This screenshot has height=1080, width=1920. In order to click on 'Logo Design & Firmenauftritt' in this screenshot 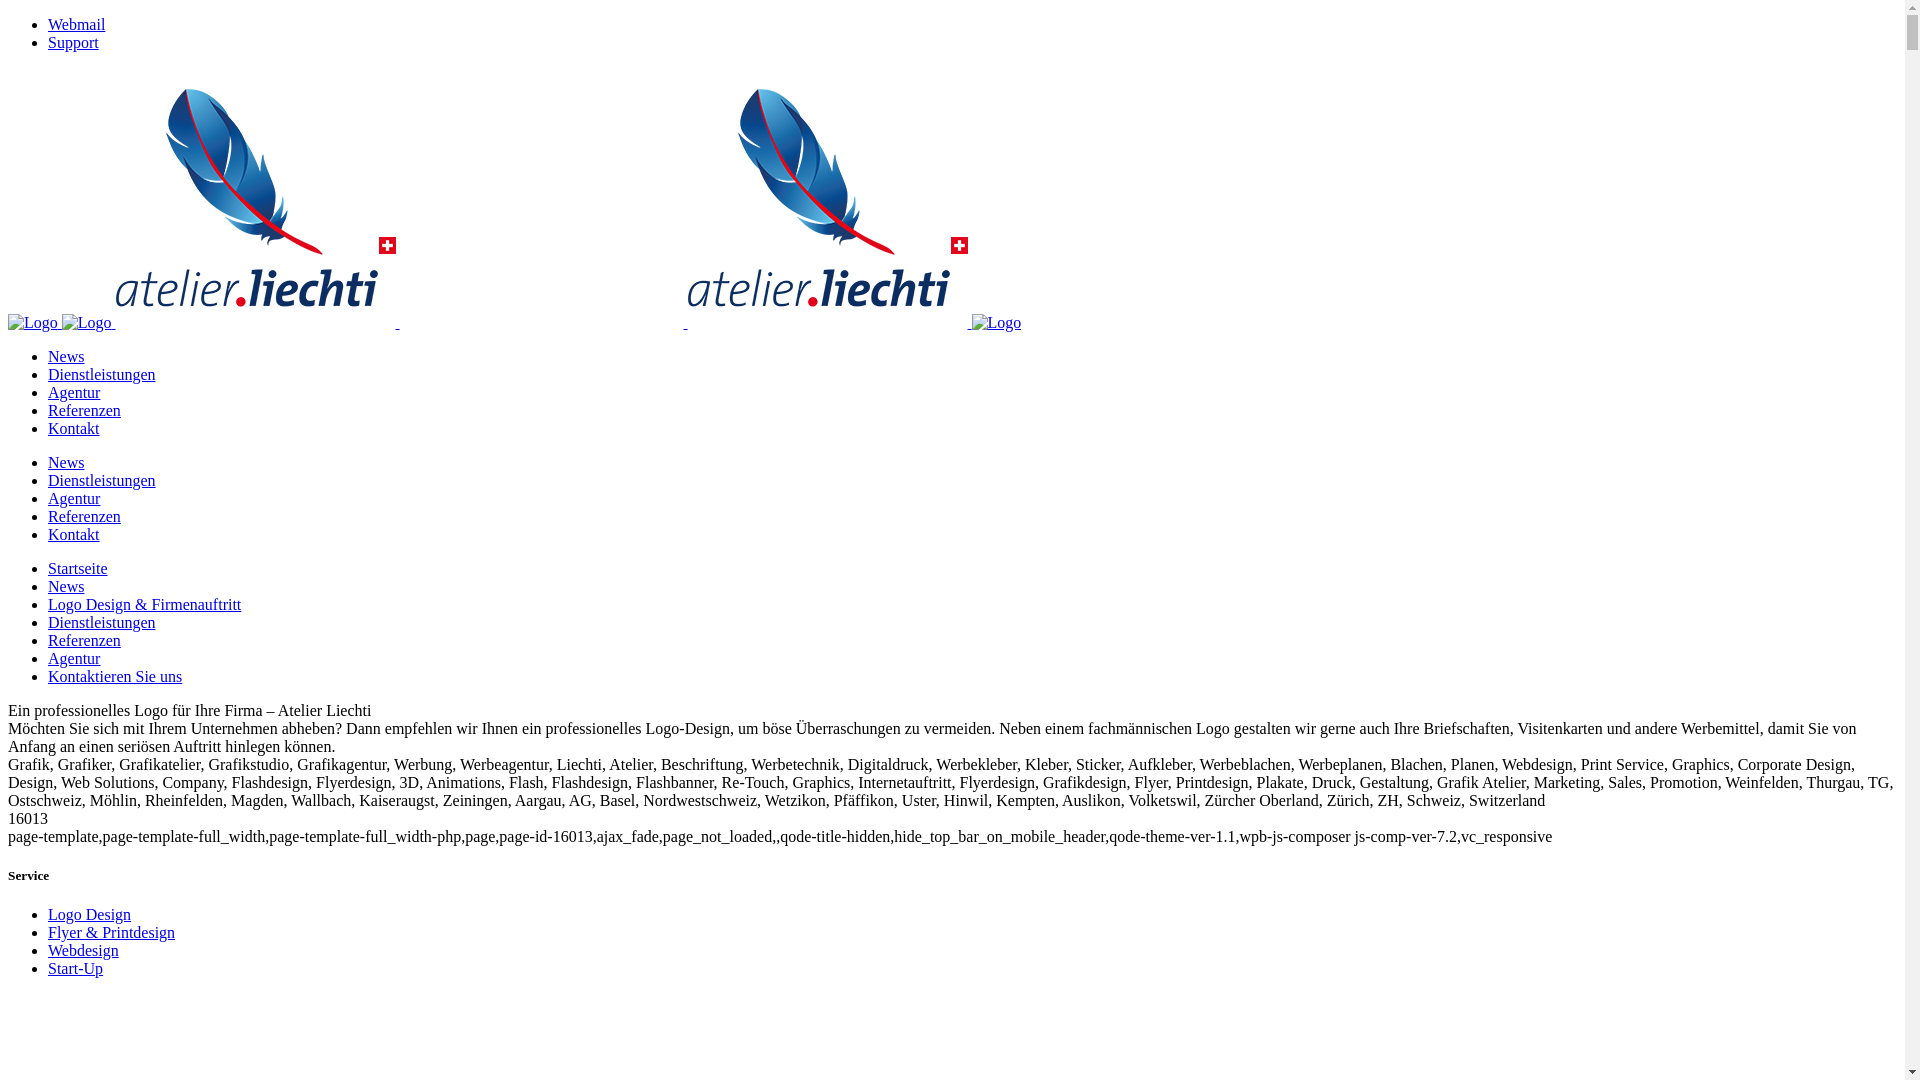, I will do `click(143, 603)`.